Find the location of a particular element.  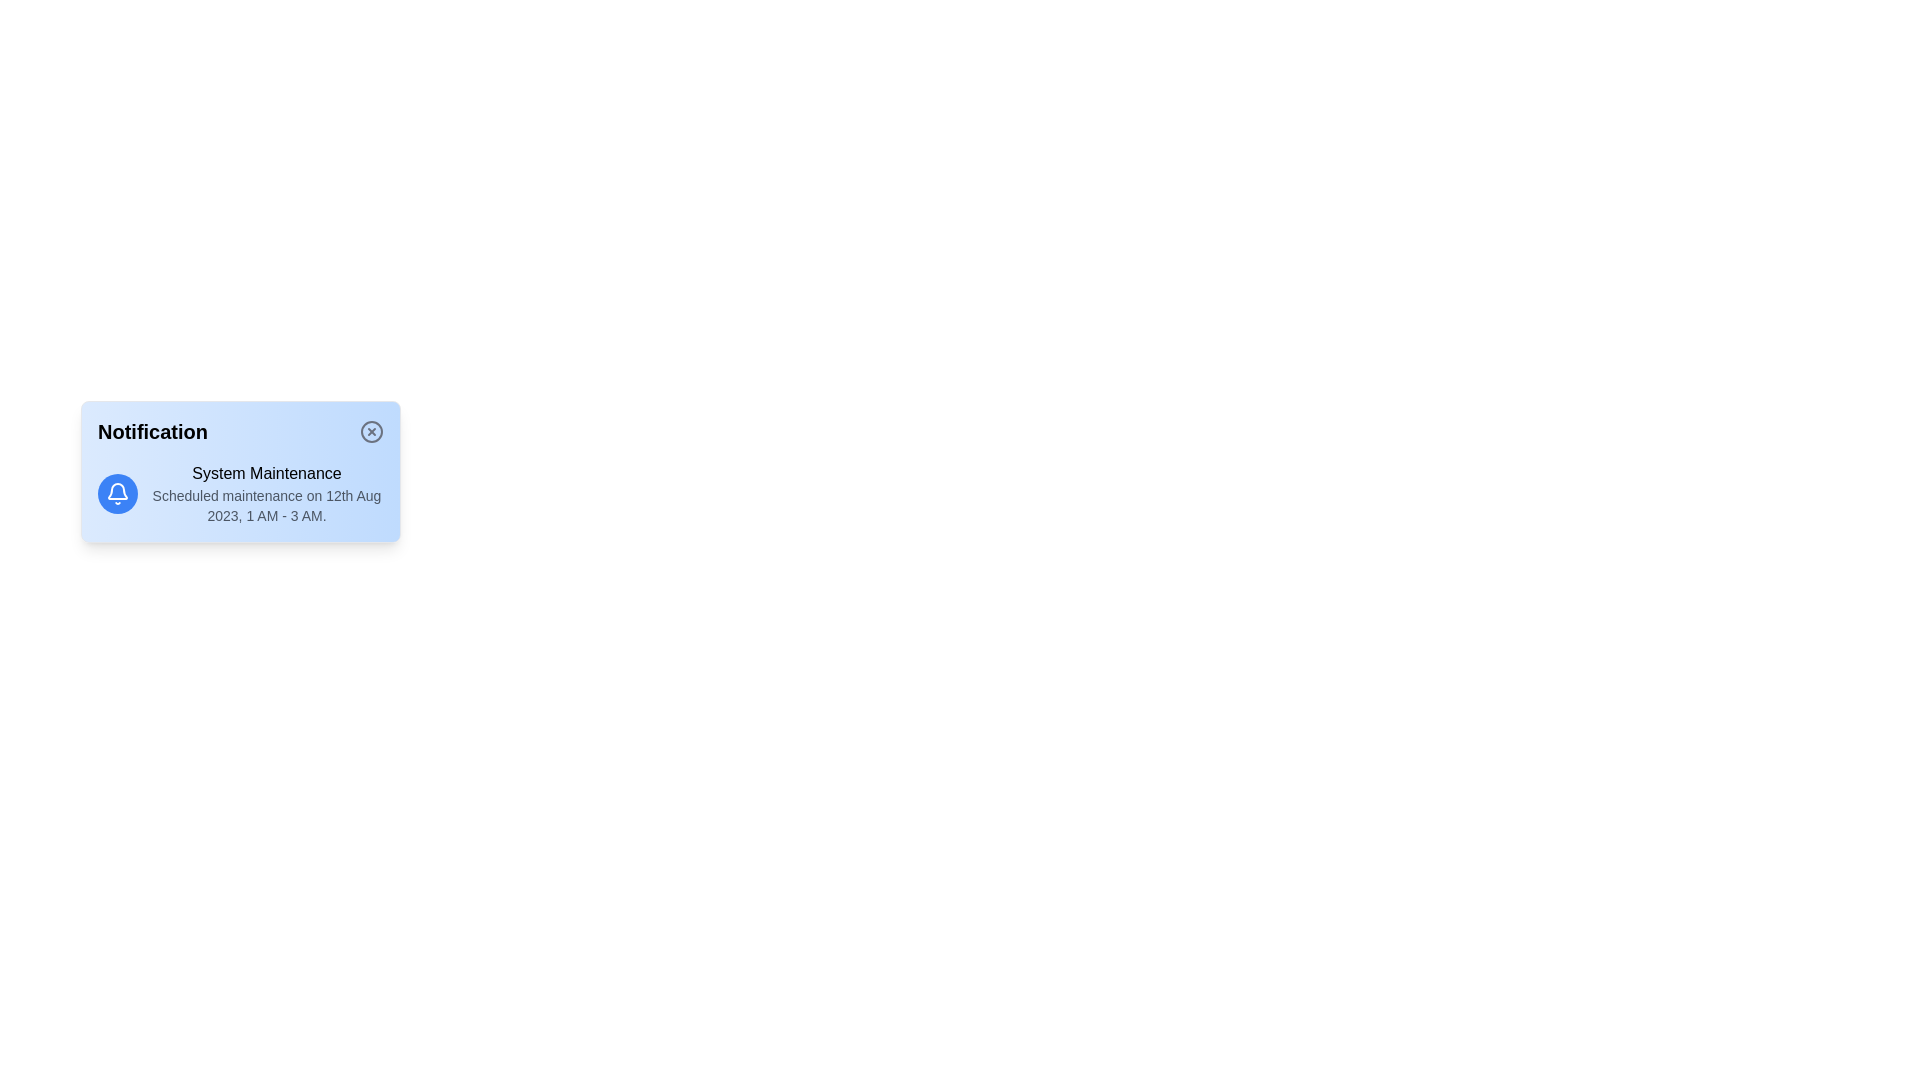

the Text Display that informs the user about the scheduled system maintenance event, located in the notification card to the right of the bell icon is located at coordinates (266, 493).